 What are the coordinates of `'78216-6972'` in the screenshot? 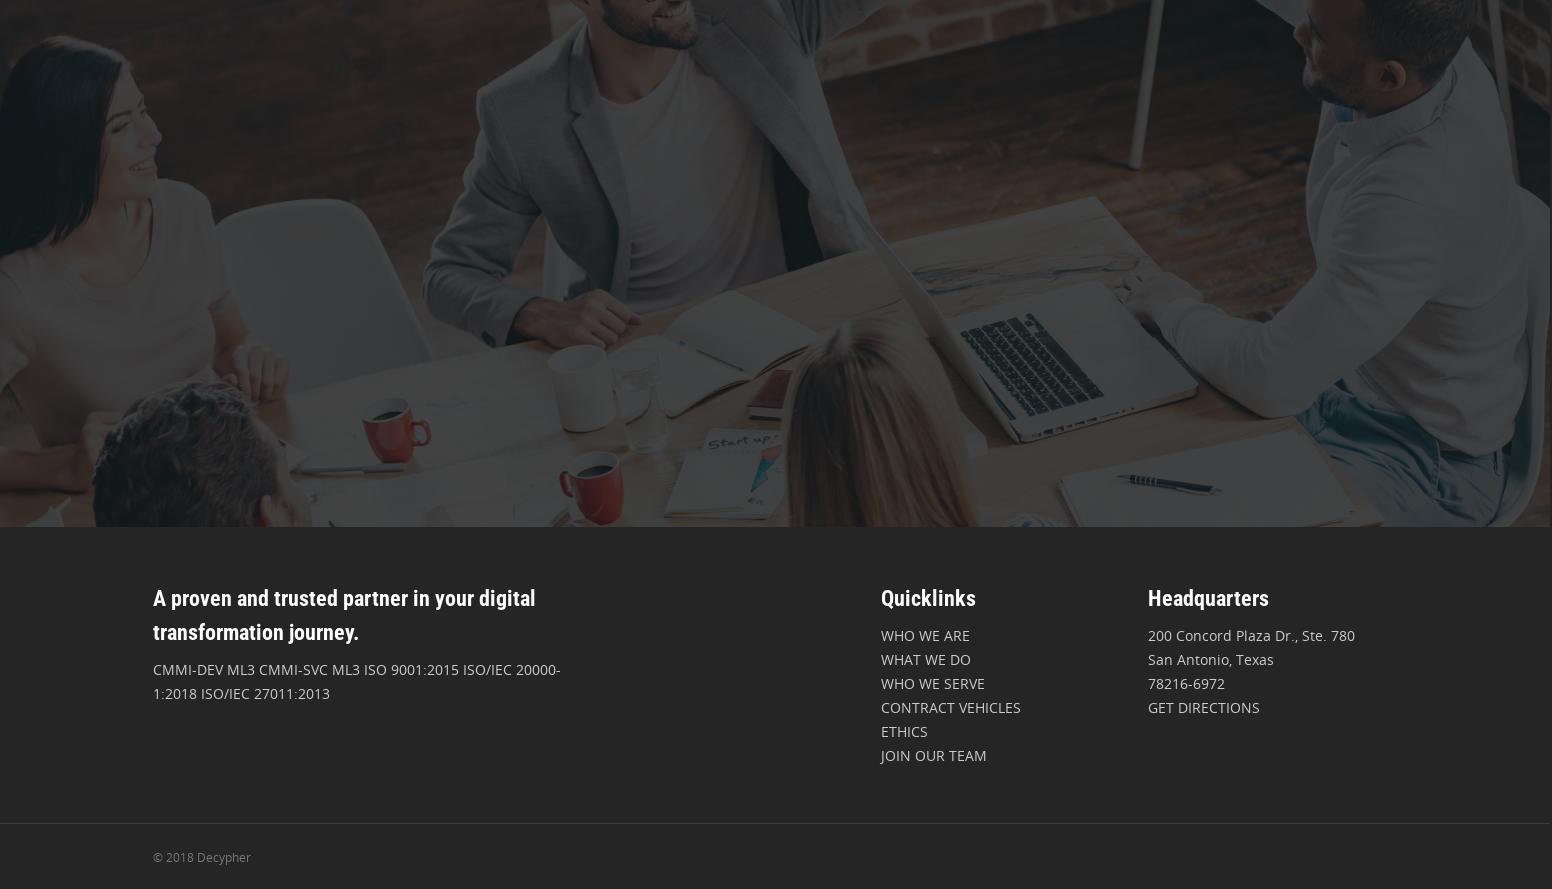 It's located at (1185, 683).